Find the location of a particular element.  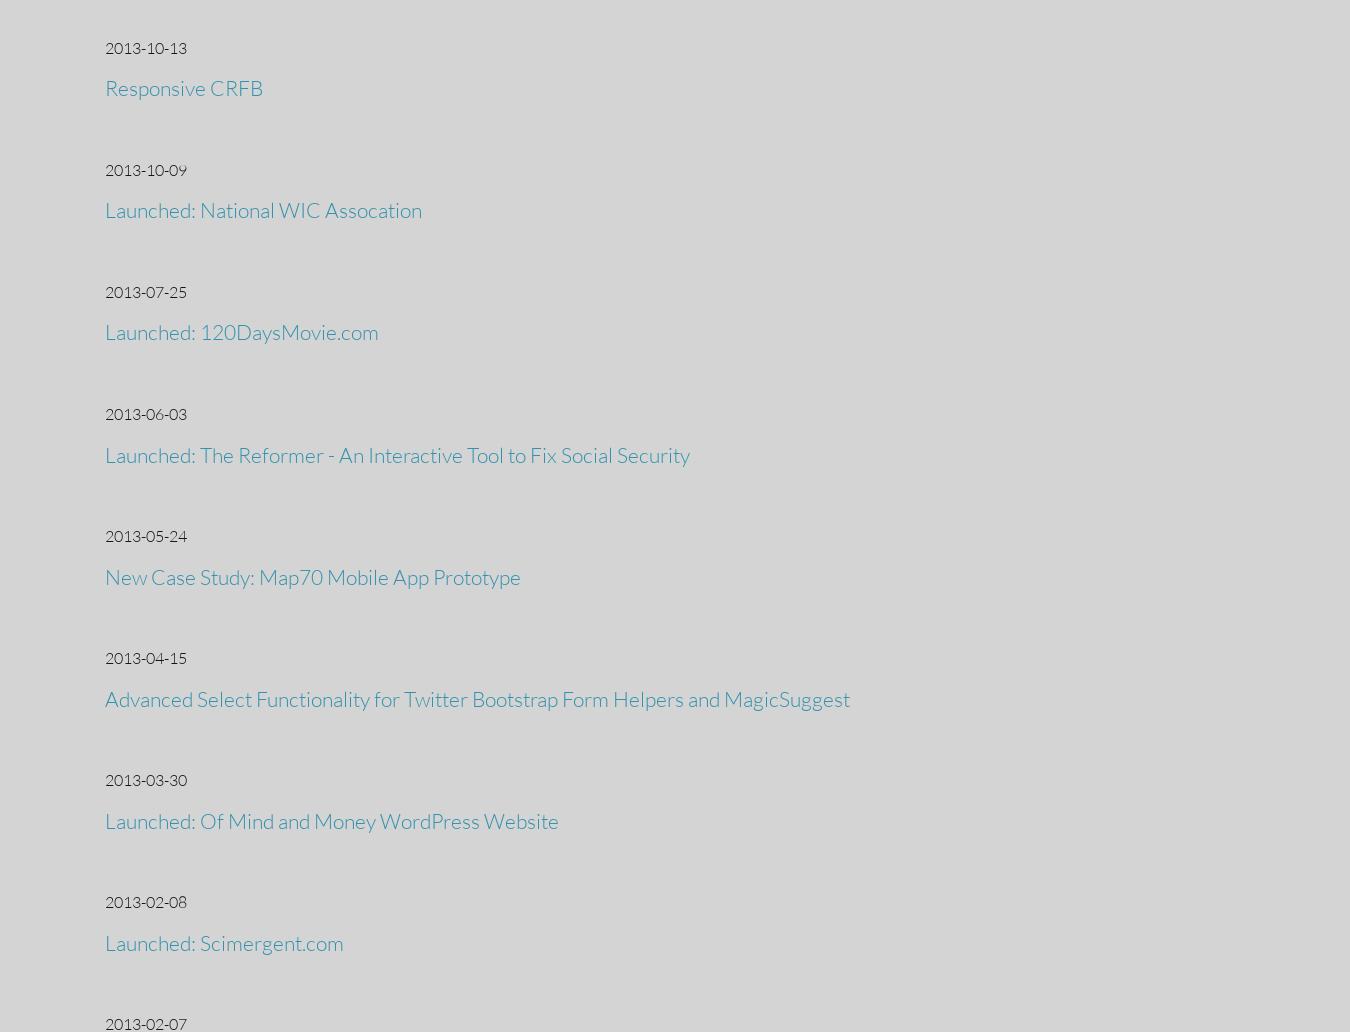

'Launched: Scimergent.com' is located at coordinates (224, 941).